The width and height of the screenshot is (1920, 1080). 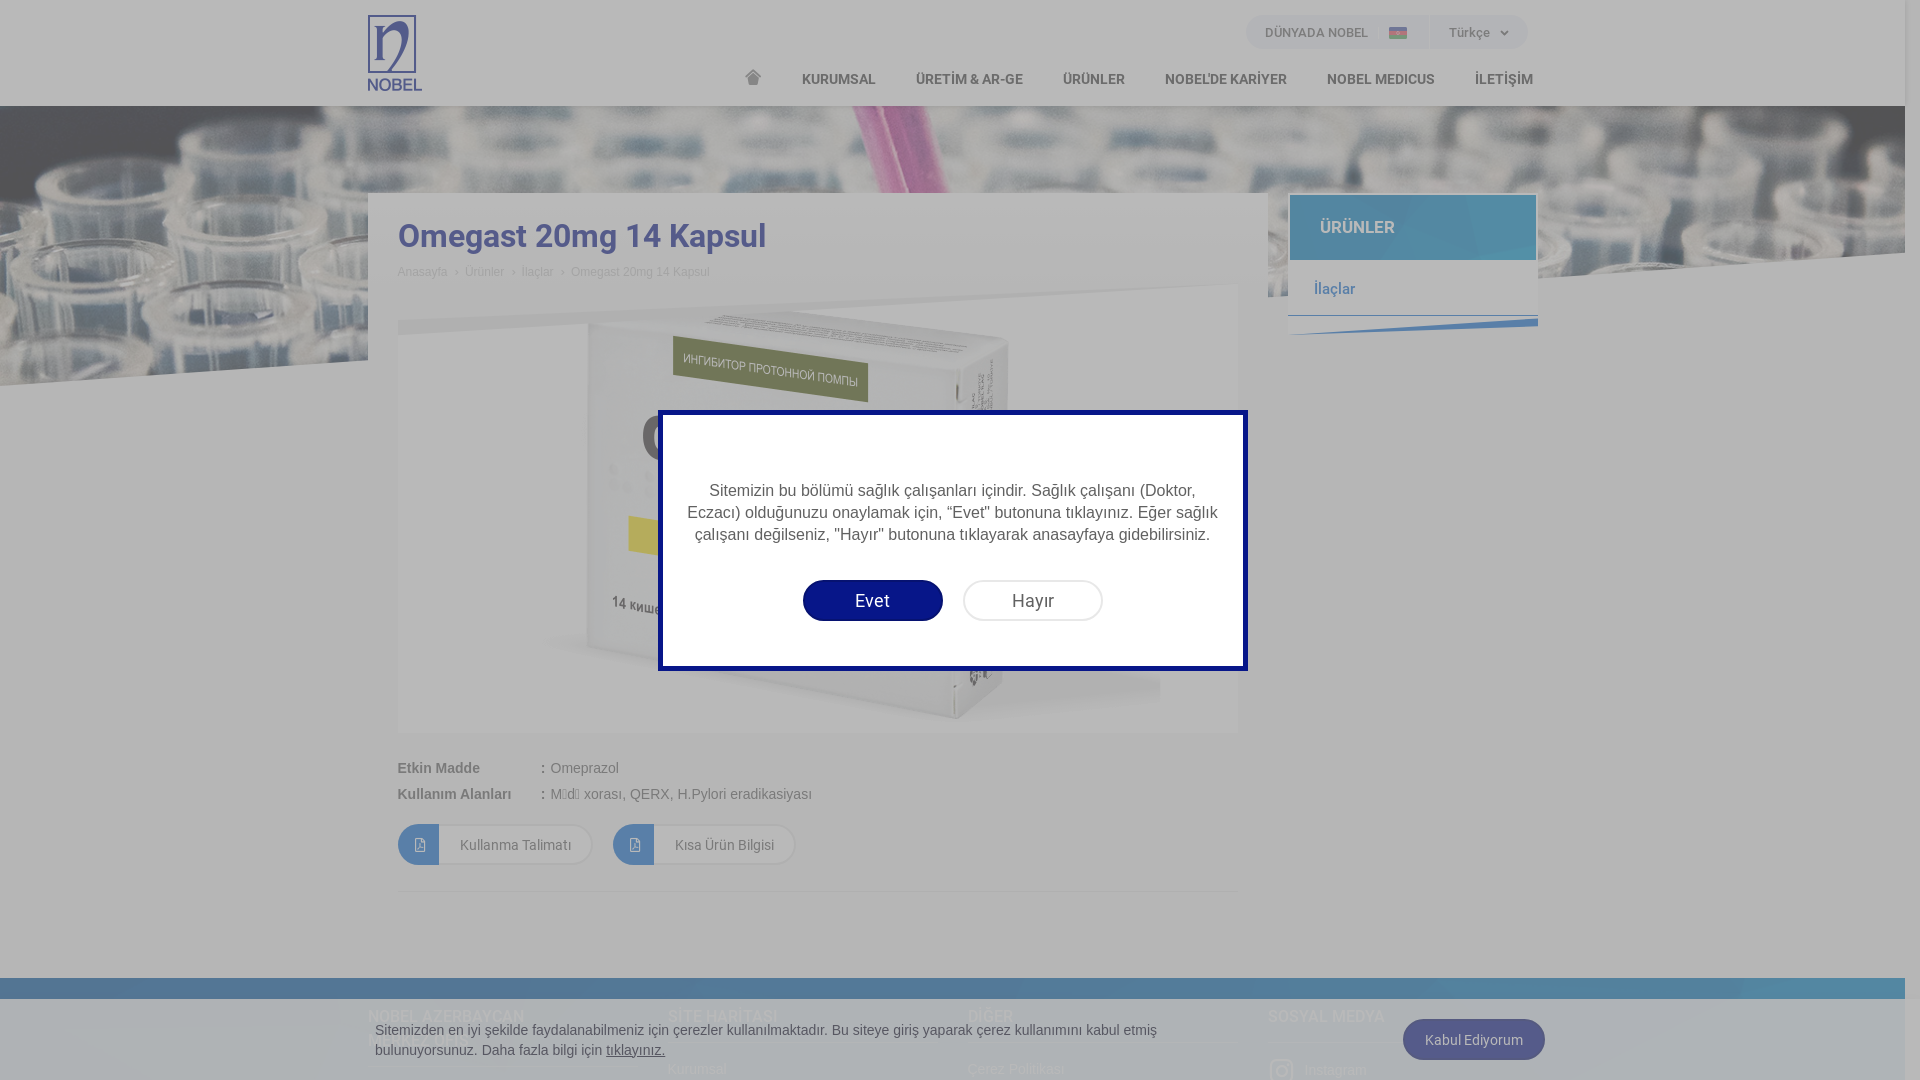 I want to click on 'Anasayfa', so click(x=421, y=272).